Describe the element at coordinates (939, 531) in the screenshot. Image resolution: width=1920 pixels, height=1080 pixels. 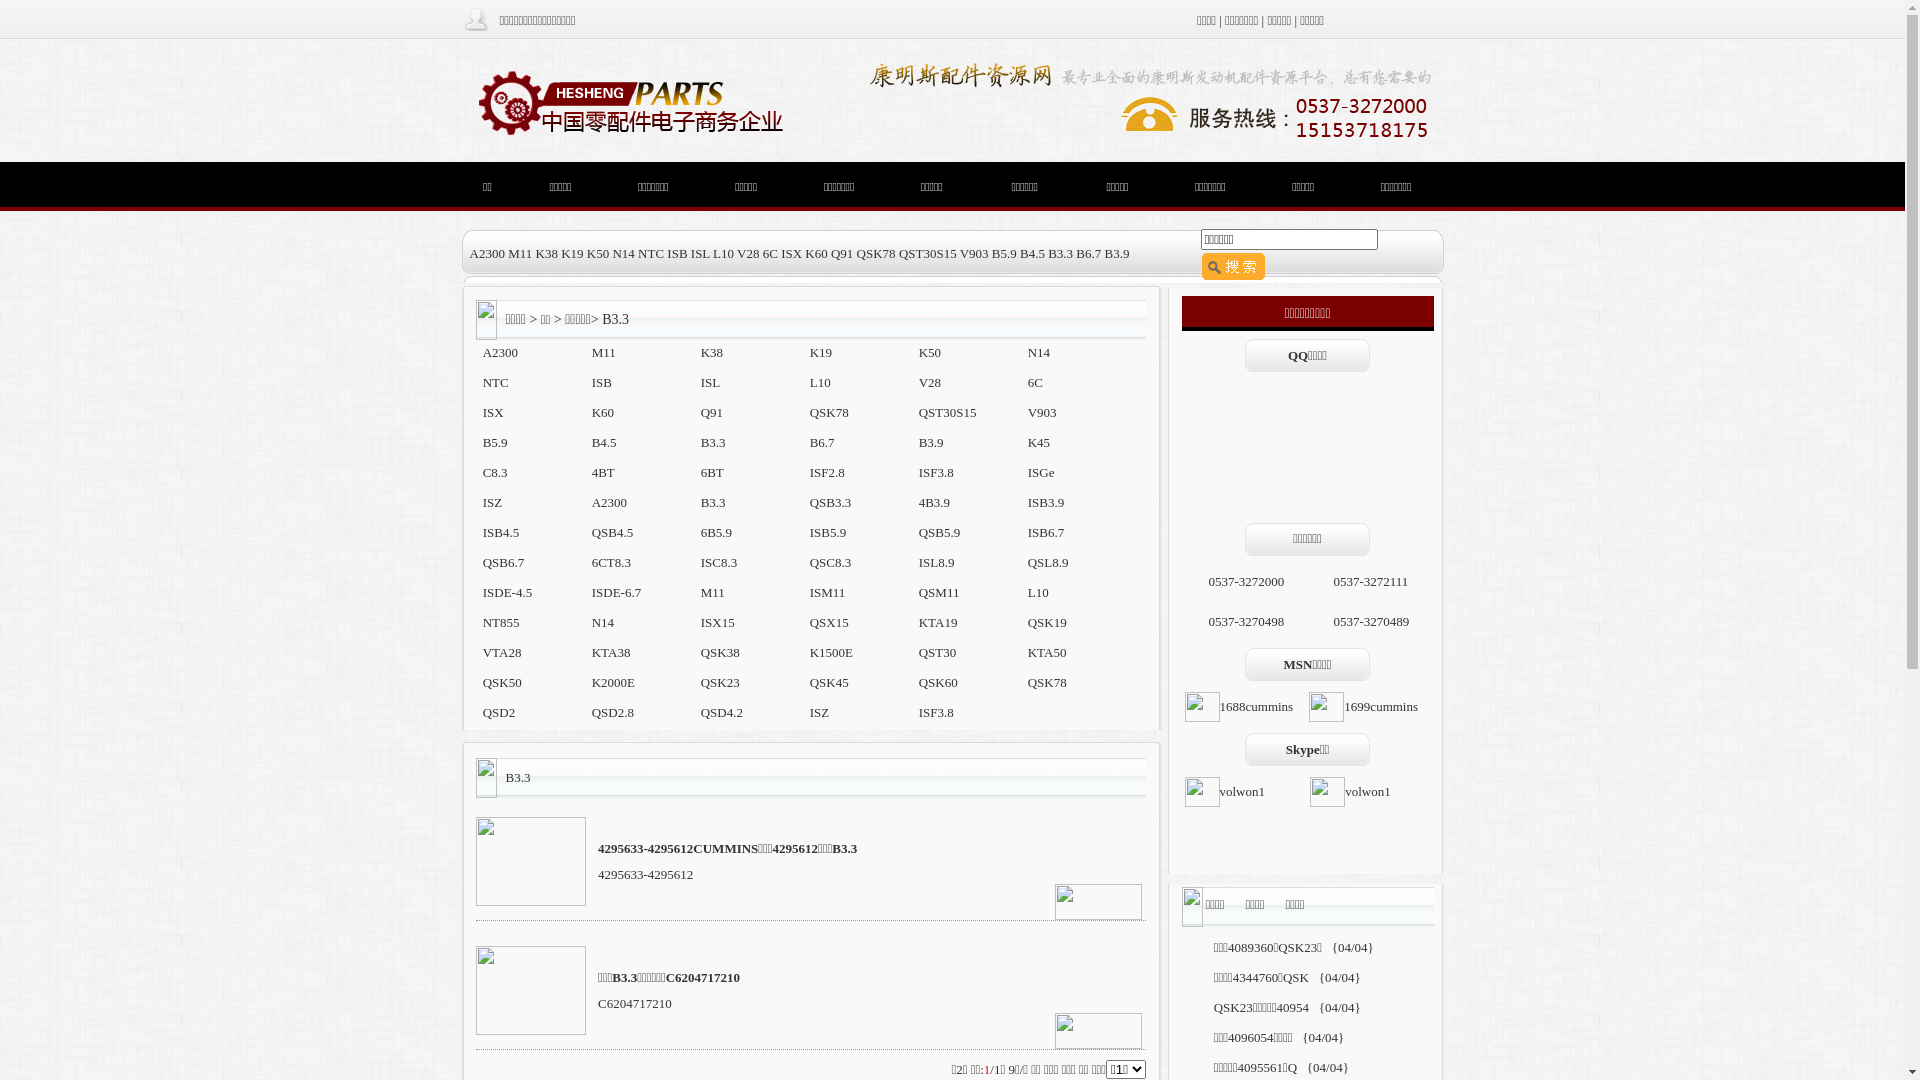
I see `'QSB5.9'` at that location.